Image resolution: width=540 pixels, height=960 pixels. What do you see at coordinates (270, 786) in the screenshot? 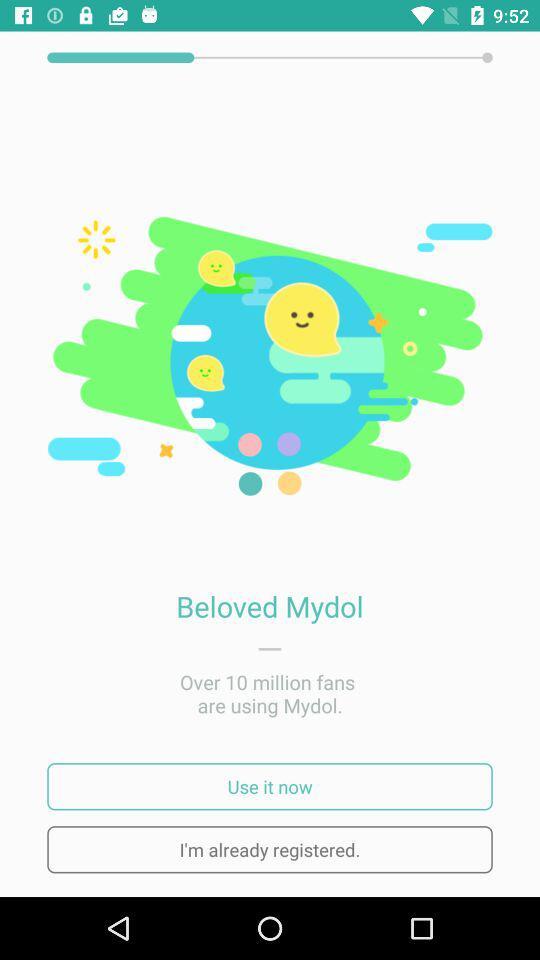
I see `use it now icon` at bounding box center [270, 786].